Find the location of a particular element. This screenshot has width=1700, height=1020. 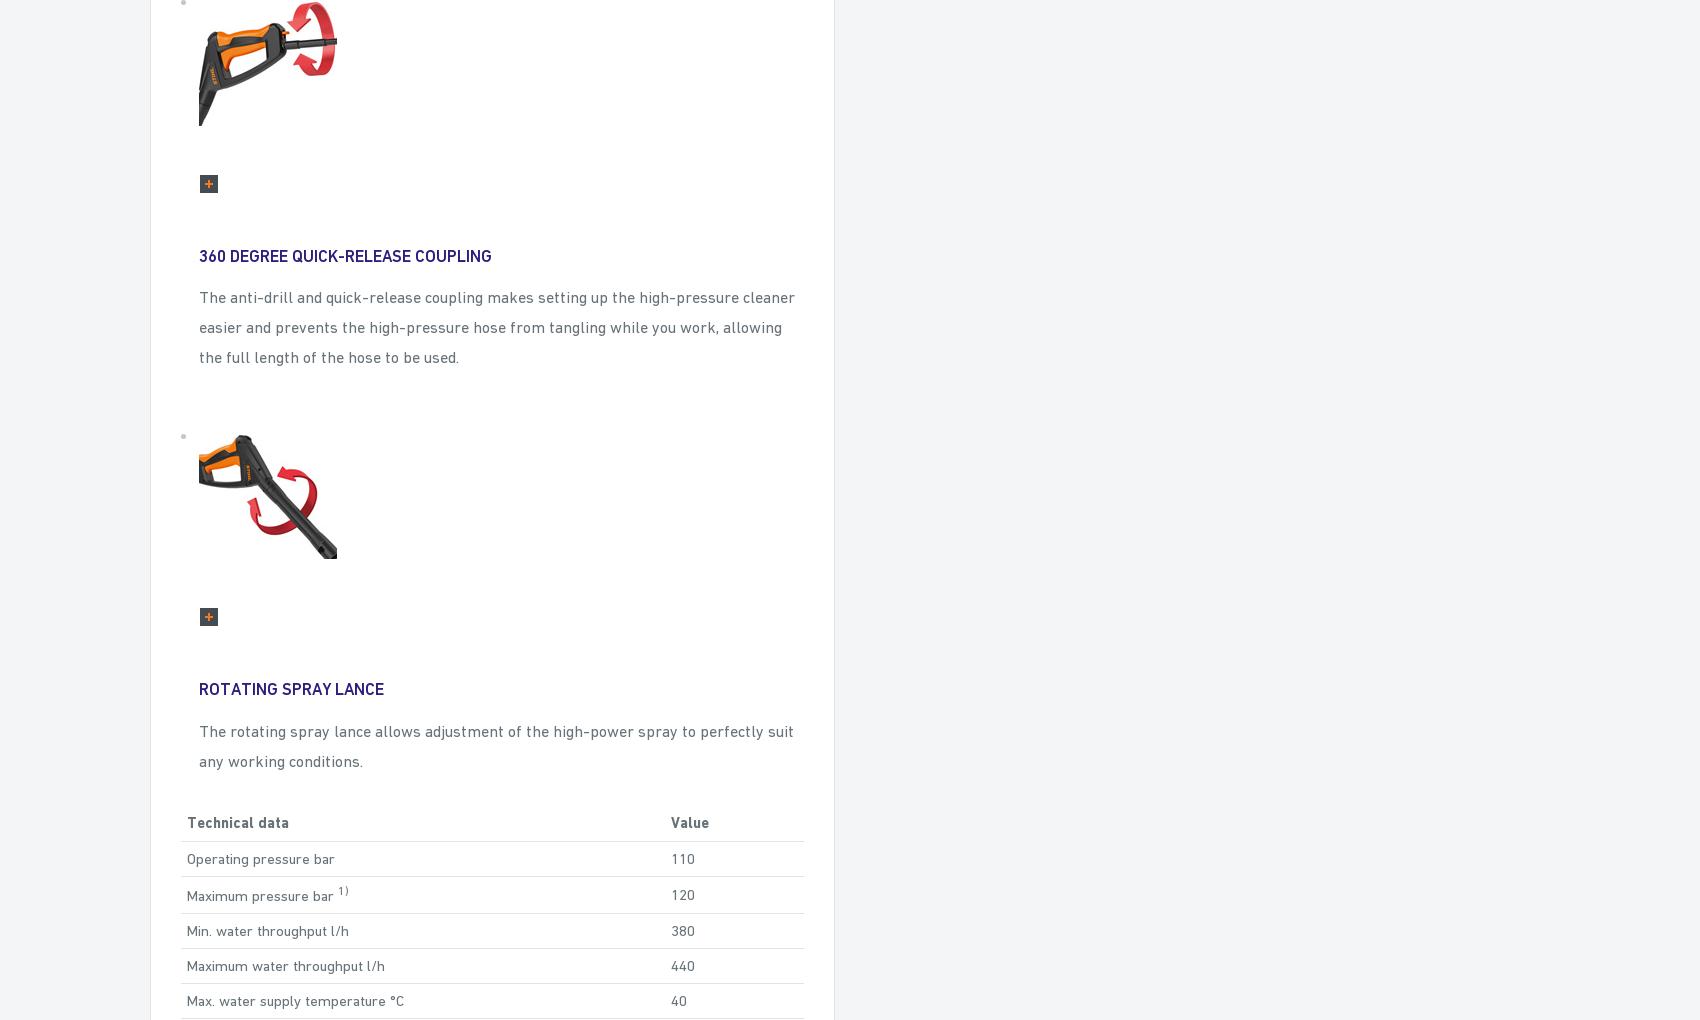

'The rotating spray lance allows adjustment of the high-power spray to perfectly suit any working conditions.' is located at coordinates (496, 745).